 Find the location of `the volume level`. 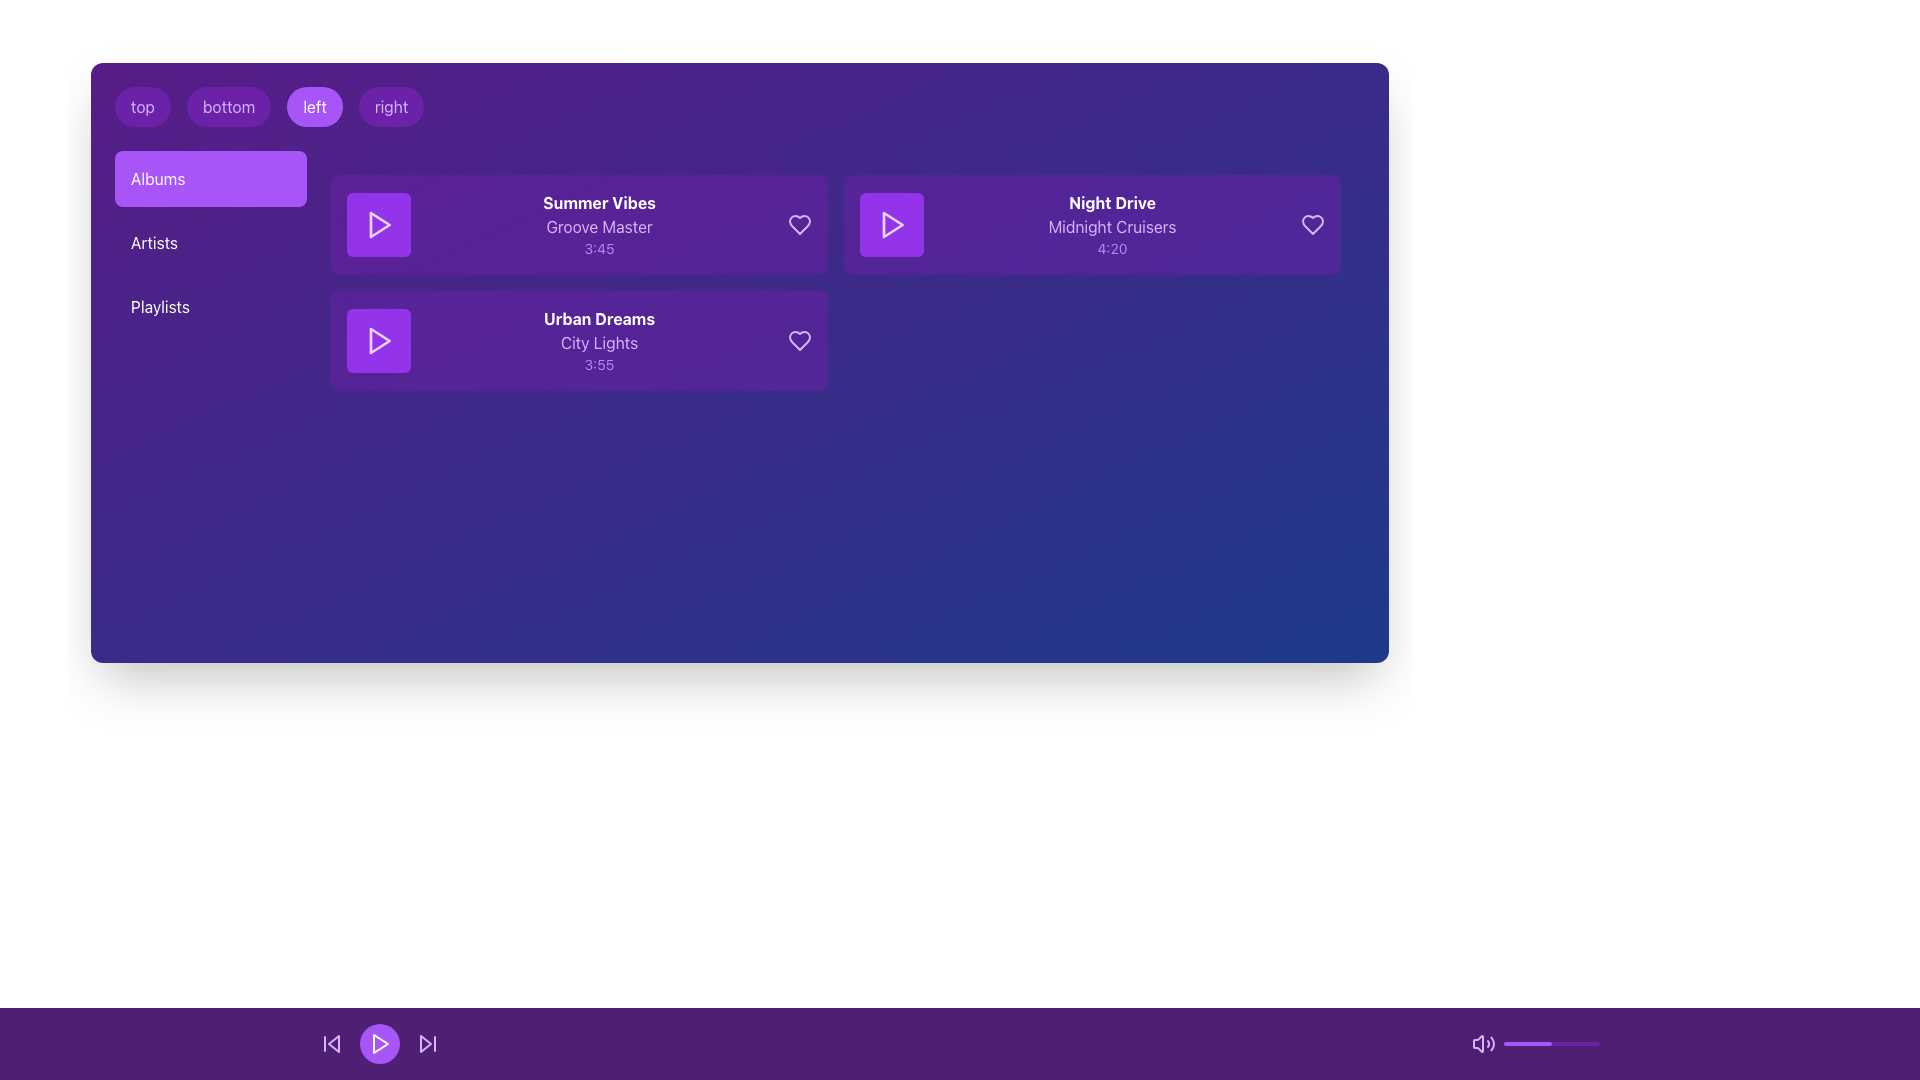

the volume level is located at coordinates (1578, 1043).